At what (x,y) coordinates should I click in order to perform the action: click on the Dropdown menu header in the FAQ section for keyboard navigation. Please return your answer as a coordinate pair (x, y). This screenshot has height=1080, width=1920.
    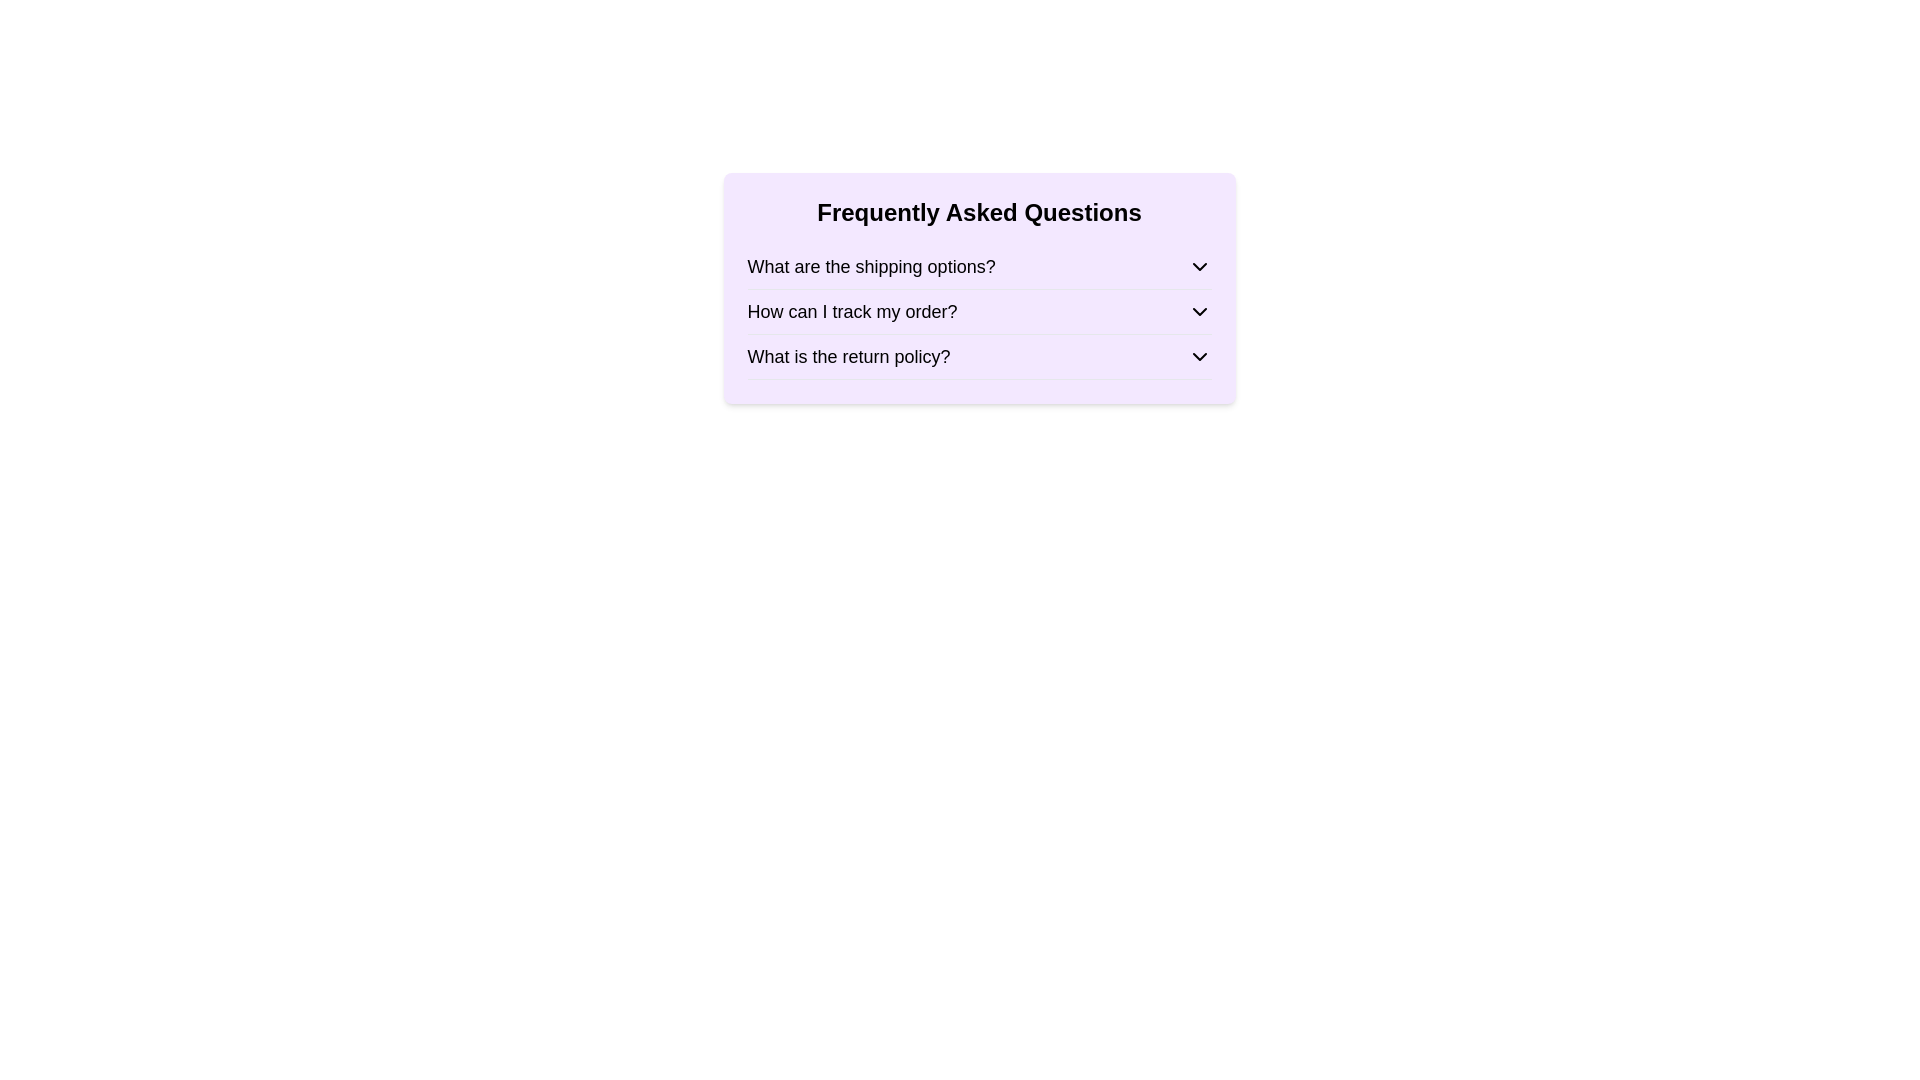
    Looking at the image, I should click on (979, 356).